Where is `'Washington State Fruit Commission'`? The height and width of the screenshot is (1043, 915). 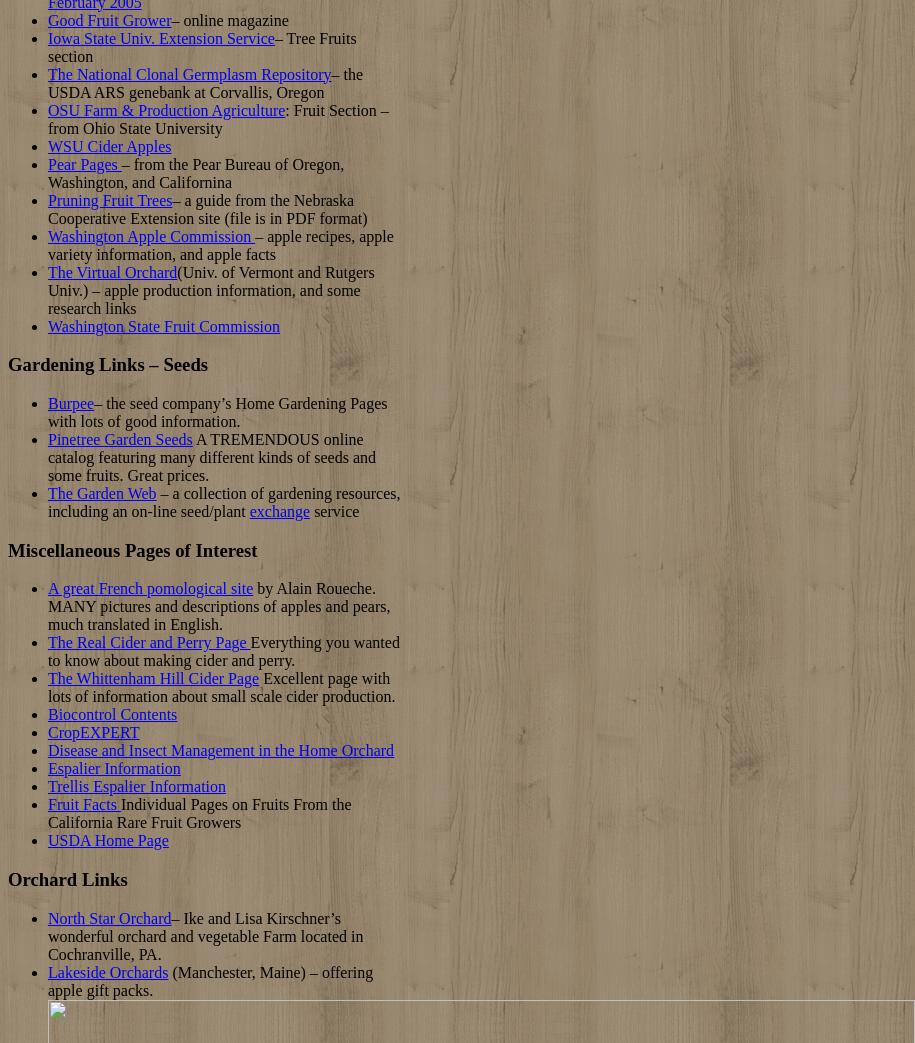
'Washington State Fruit Commission' is located at coordinates (162, 324).